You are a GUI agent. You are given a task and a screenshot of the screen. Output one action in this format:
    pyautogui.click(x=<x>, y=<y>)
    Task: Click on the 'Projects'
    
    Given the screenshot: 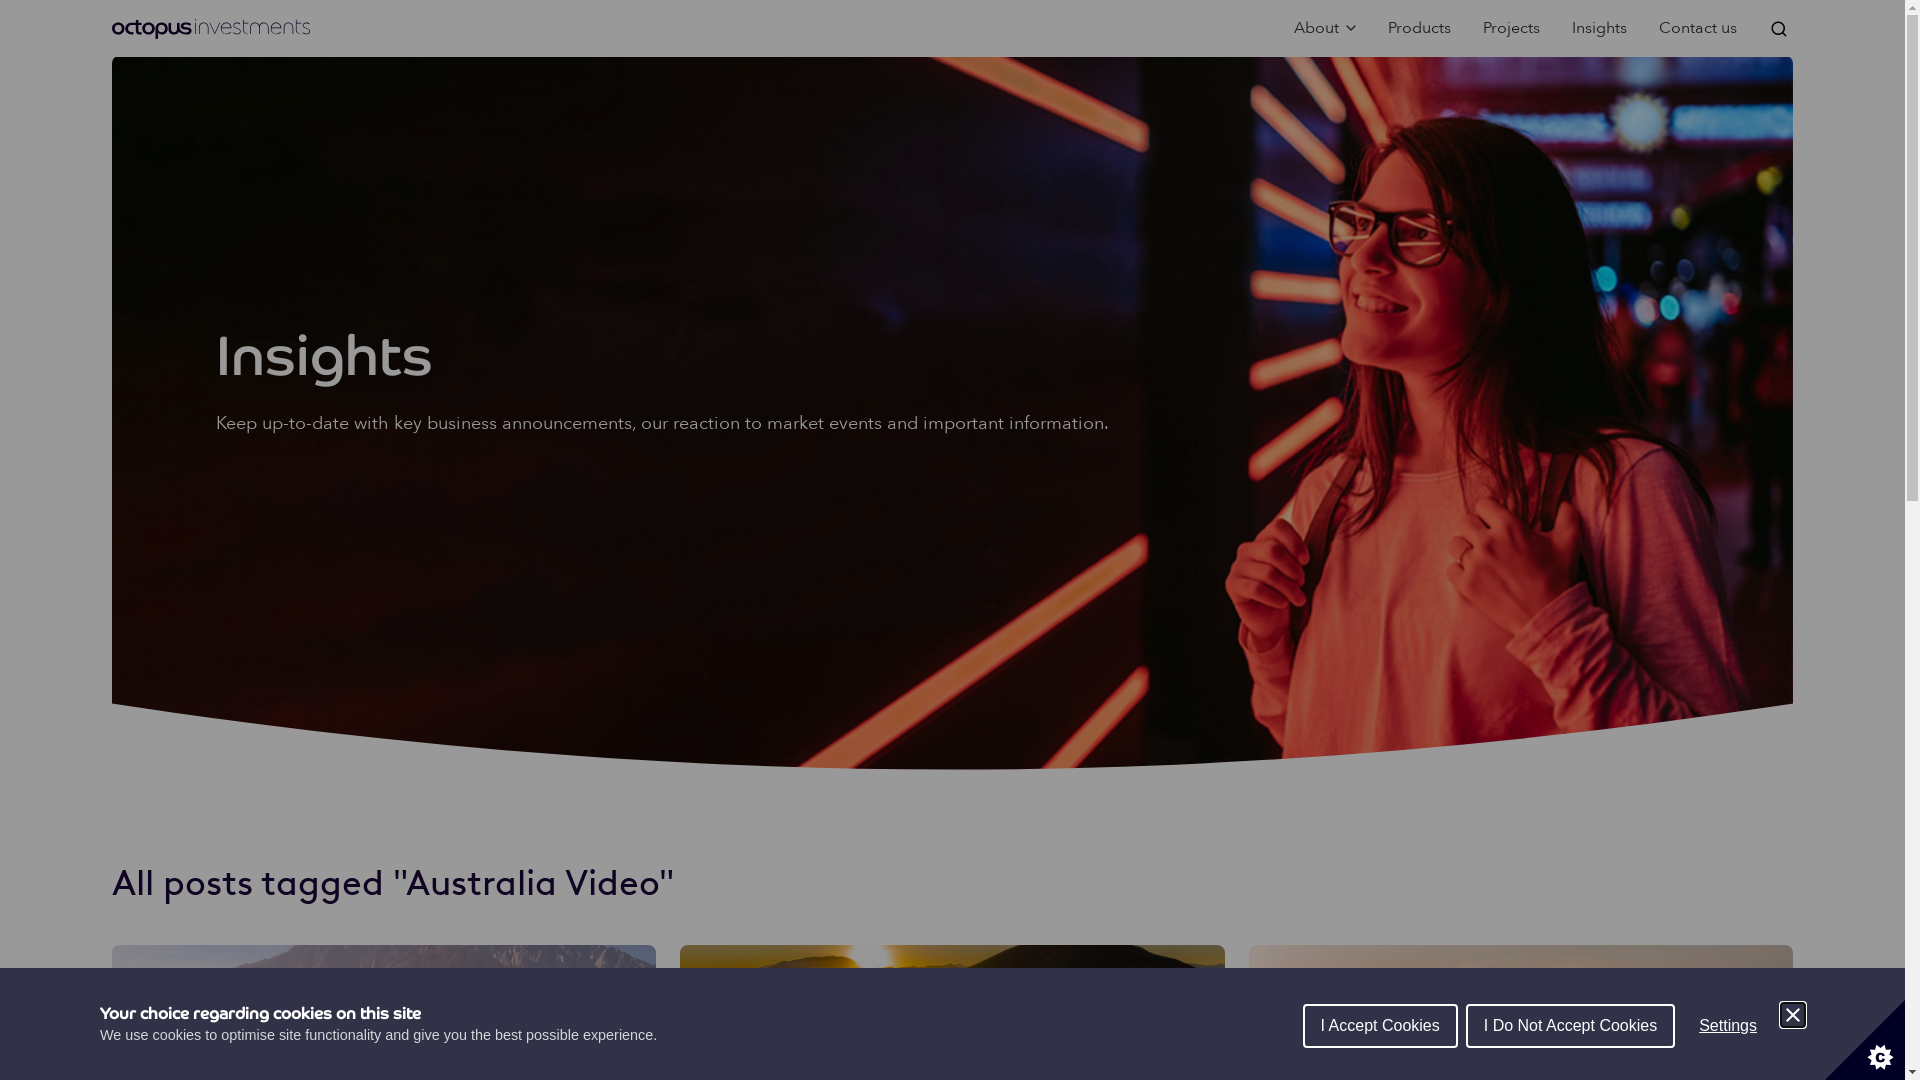 What is the action you would take?
    pyautogui.click(x=1483, y=27)
    